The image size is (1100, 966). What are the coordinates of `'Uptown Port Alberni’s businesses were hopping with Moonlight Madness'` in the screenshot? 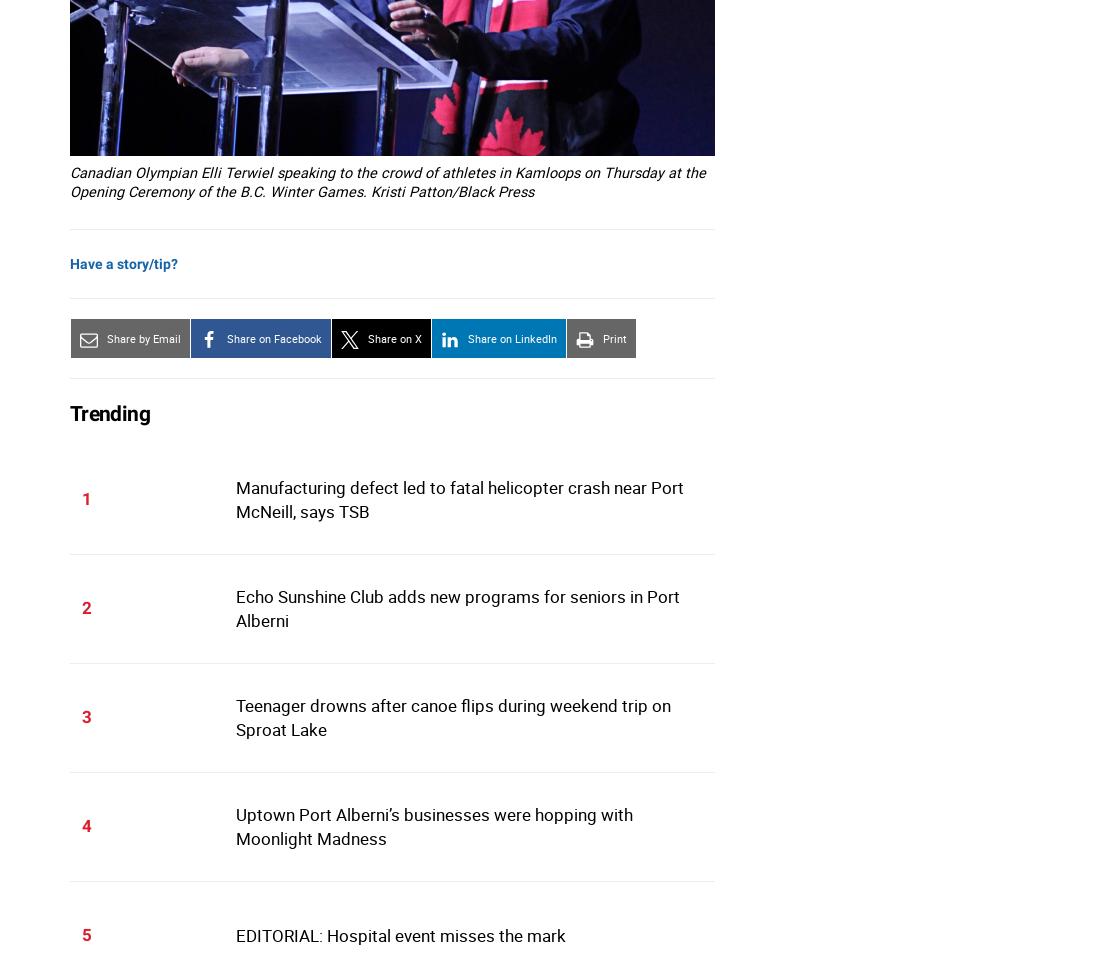 It's located at (432, 826).